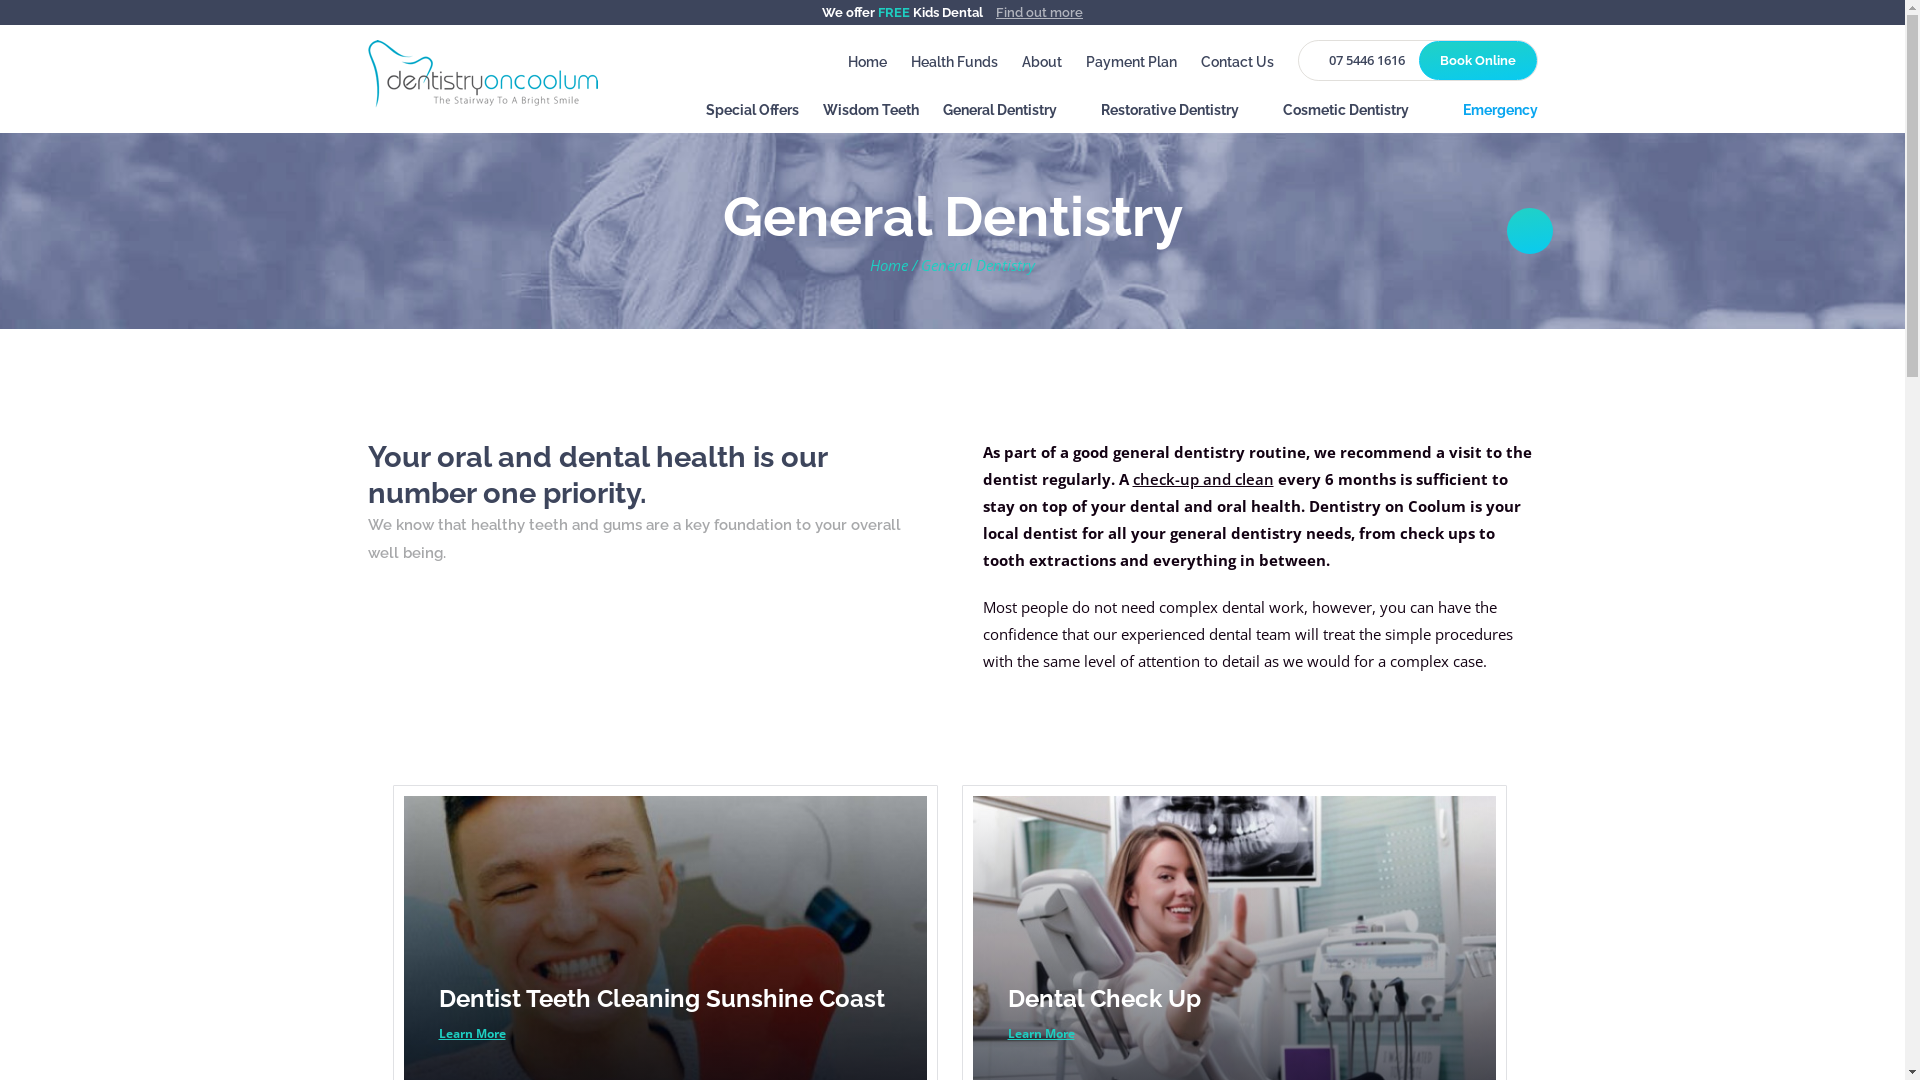 This screenshot has height=1080, width=1920. Describe the element at coordinates (869, 115) in the screenshot. I see `'Wisdom Teeth'` at that location.